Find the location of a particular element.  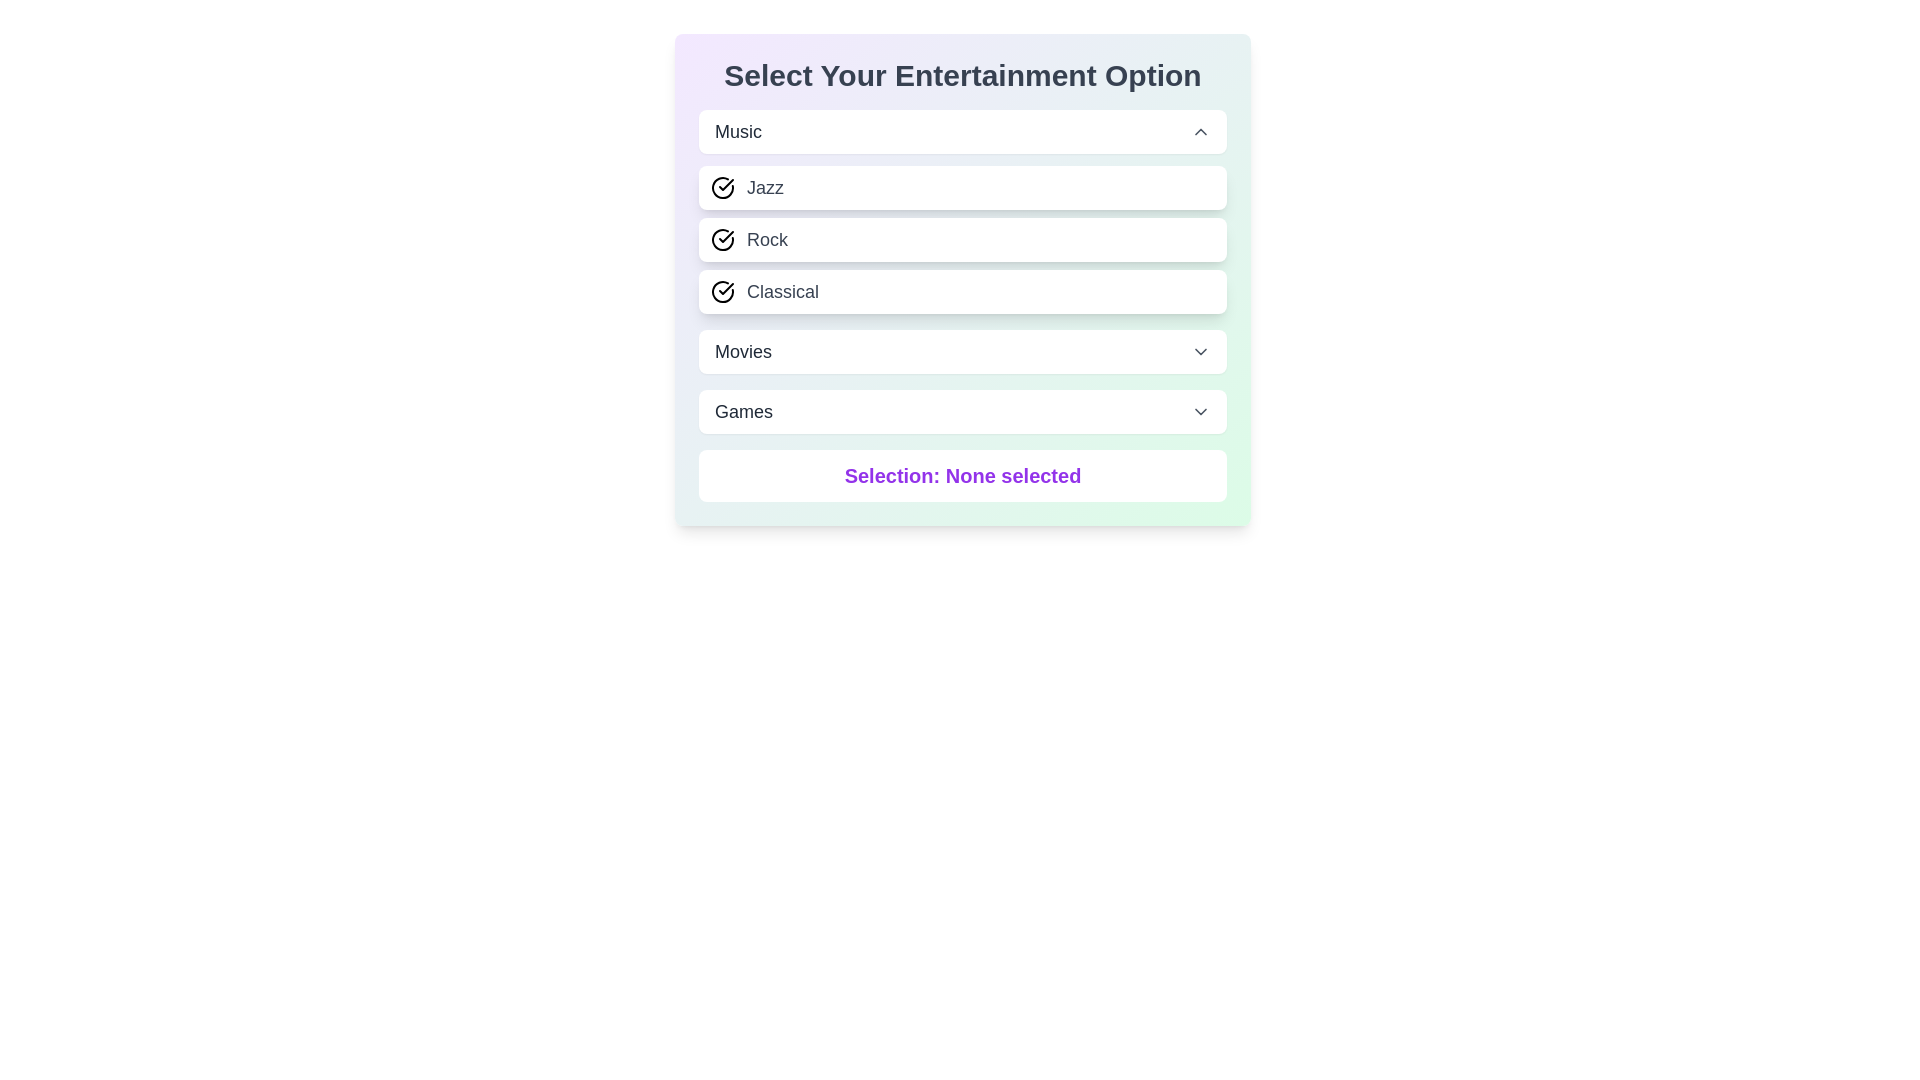

the 'Rock' radio button, which is the second option under the 'Music' section is located at coordinates (963, 238).